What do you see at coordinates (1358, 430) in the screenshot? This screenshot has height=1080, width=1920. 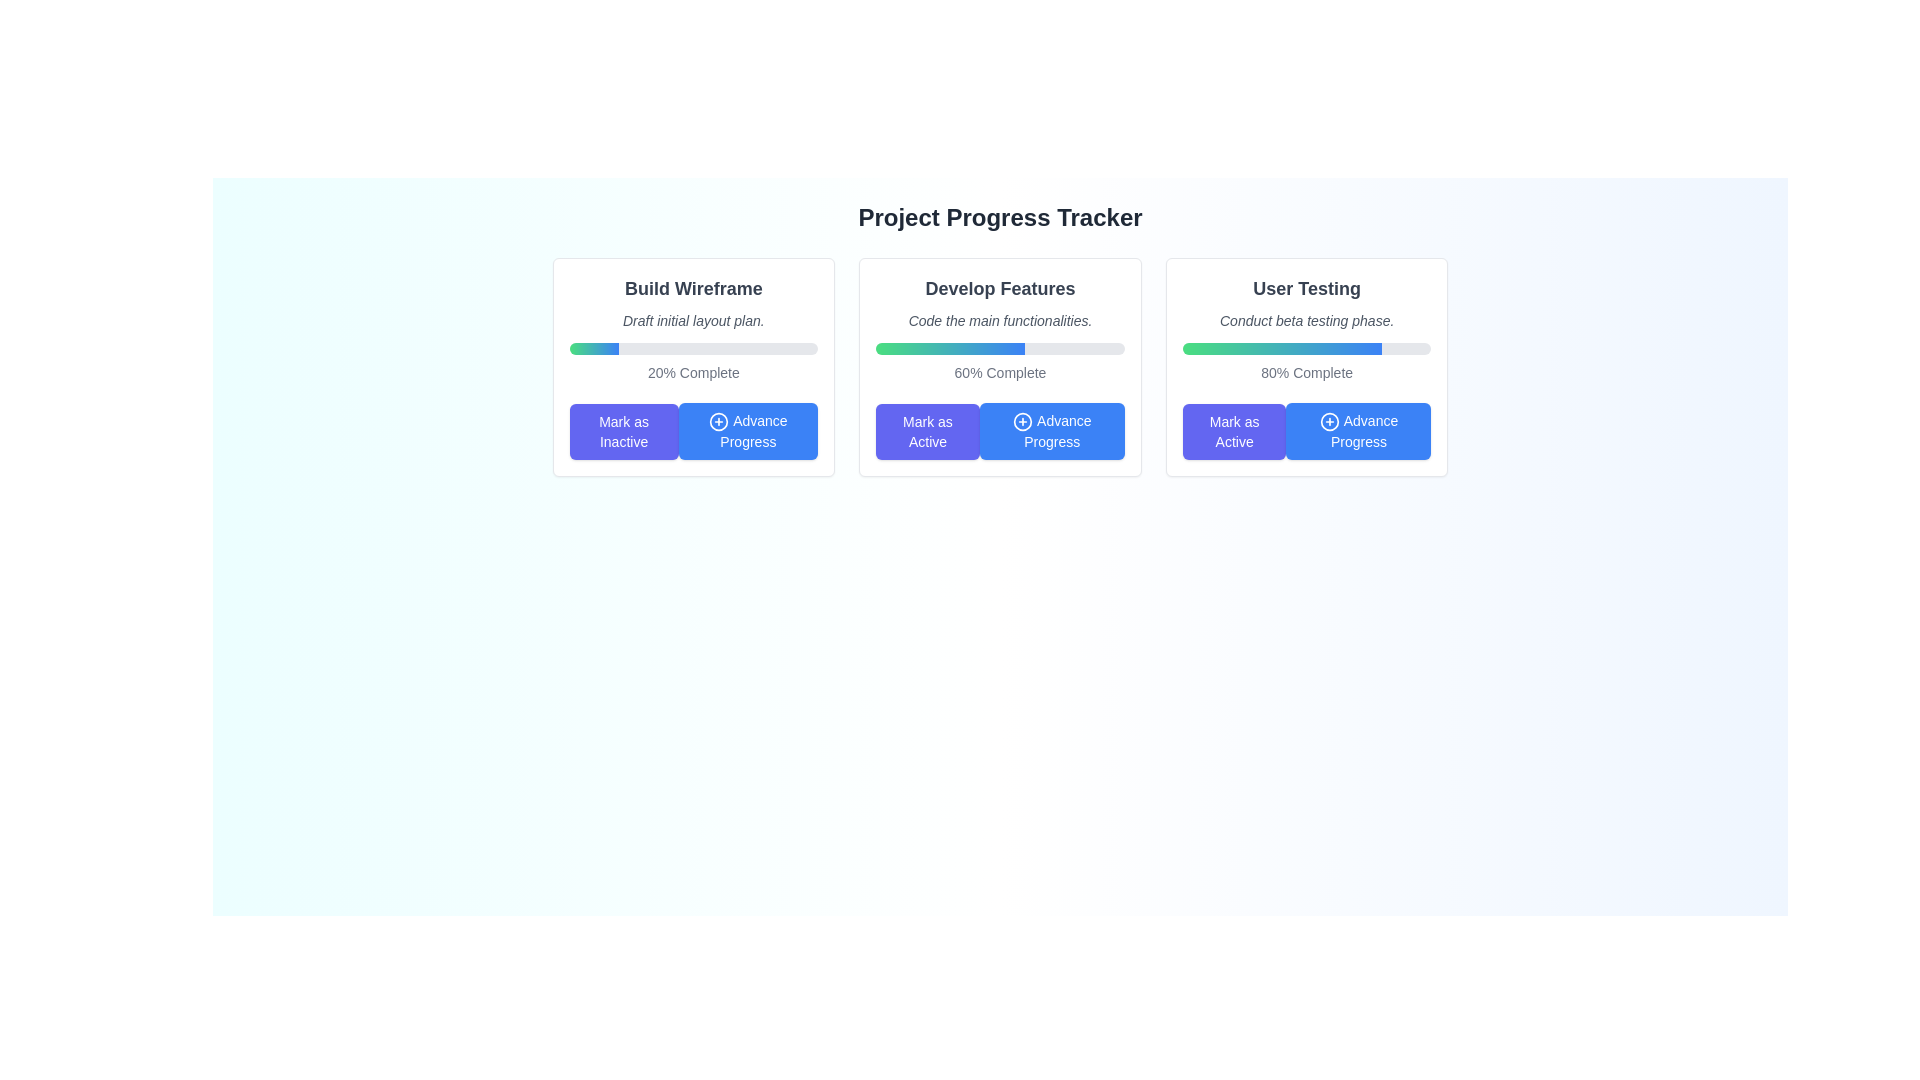 I see `the 'Advance Progress' button, which is a rectangular button with a rounded blue background and white text, positioned under the 'User Testing' section, to advance progress` at bounding box center [1358, 430].